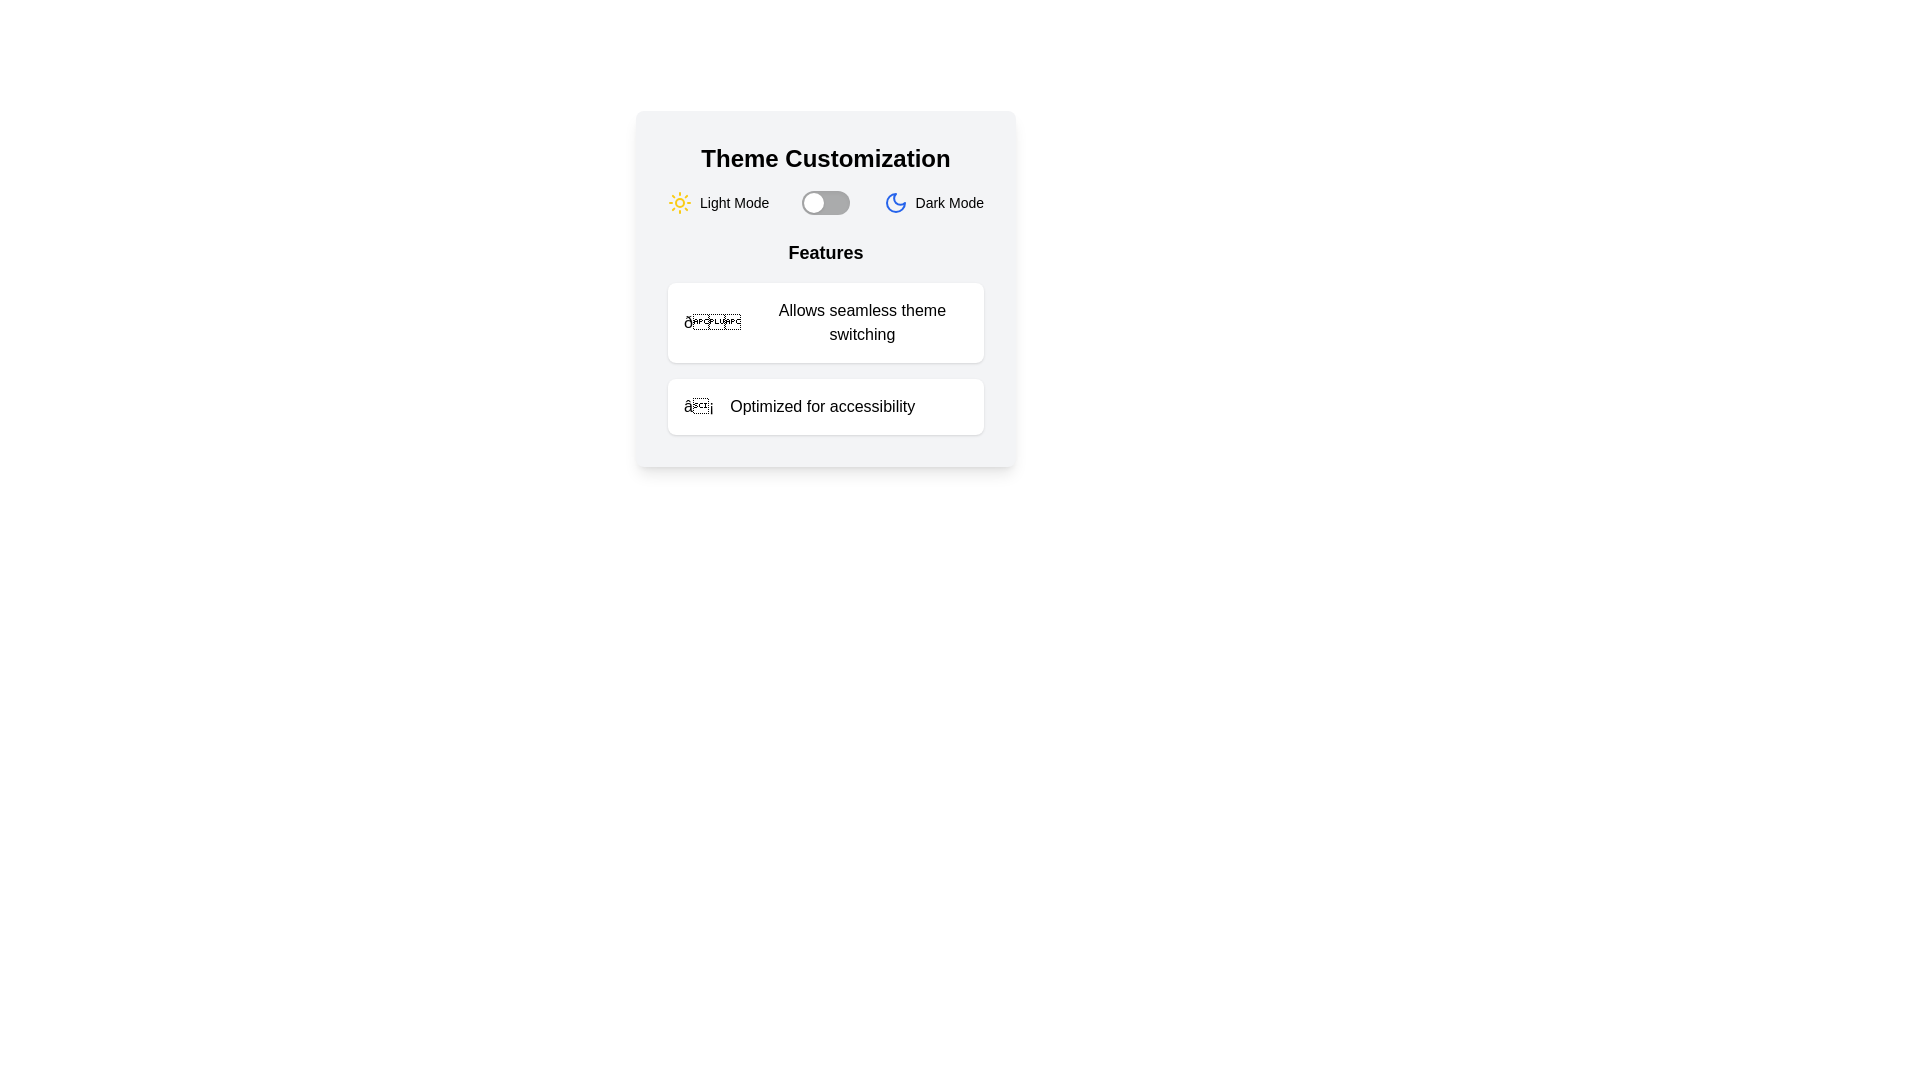 The height and width of the screenshot is (1080, 1920). I want to click on text label displaying 'Light Mode' which is positioned within the 'Theme Customization' section, located between a yellow sun icon and a toggle switch, so click(733, 203).